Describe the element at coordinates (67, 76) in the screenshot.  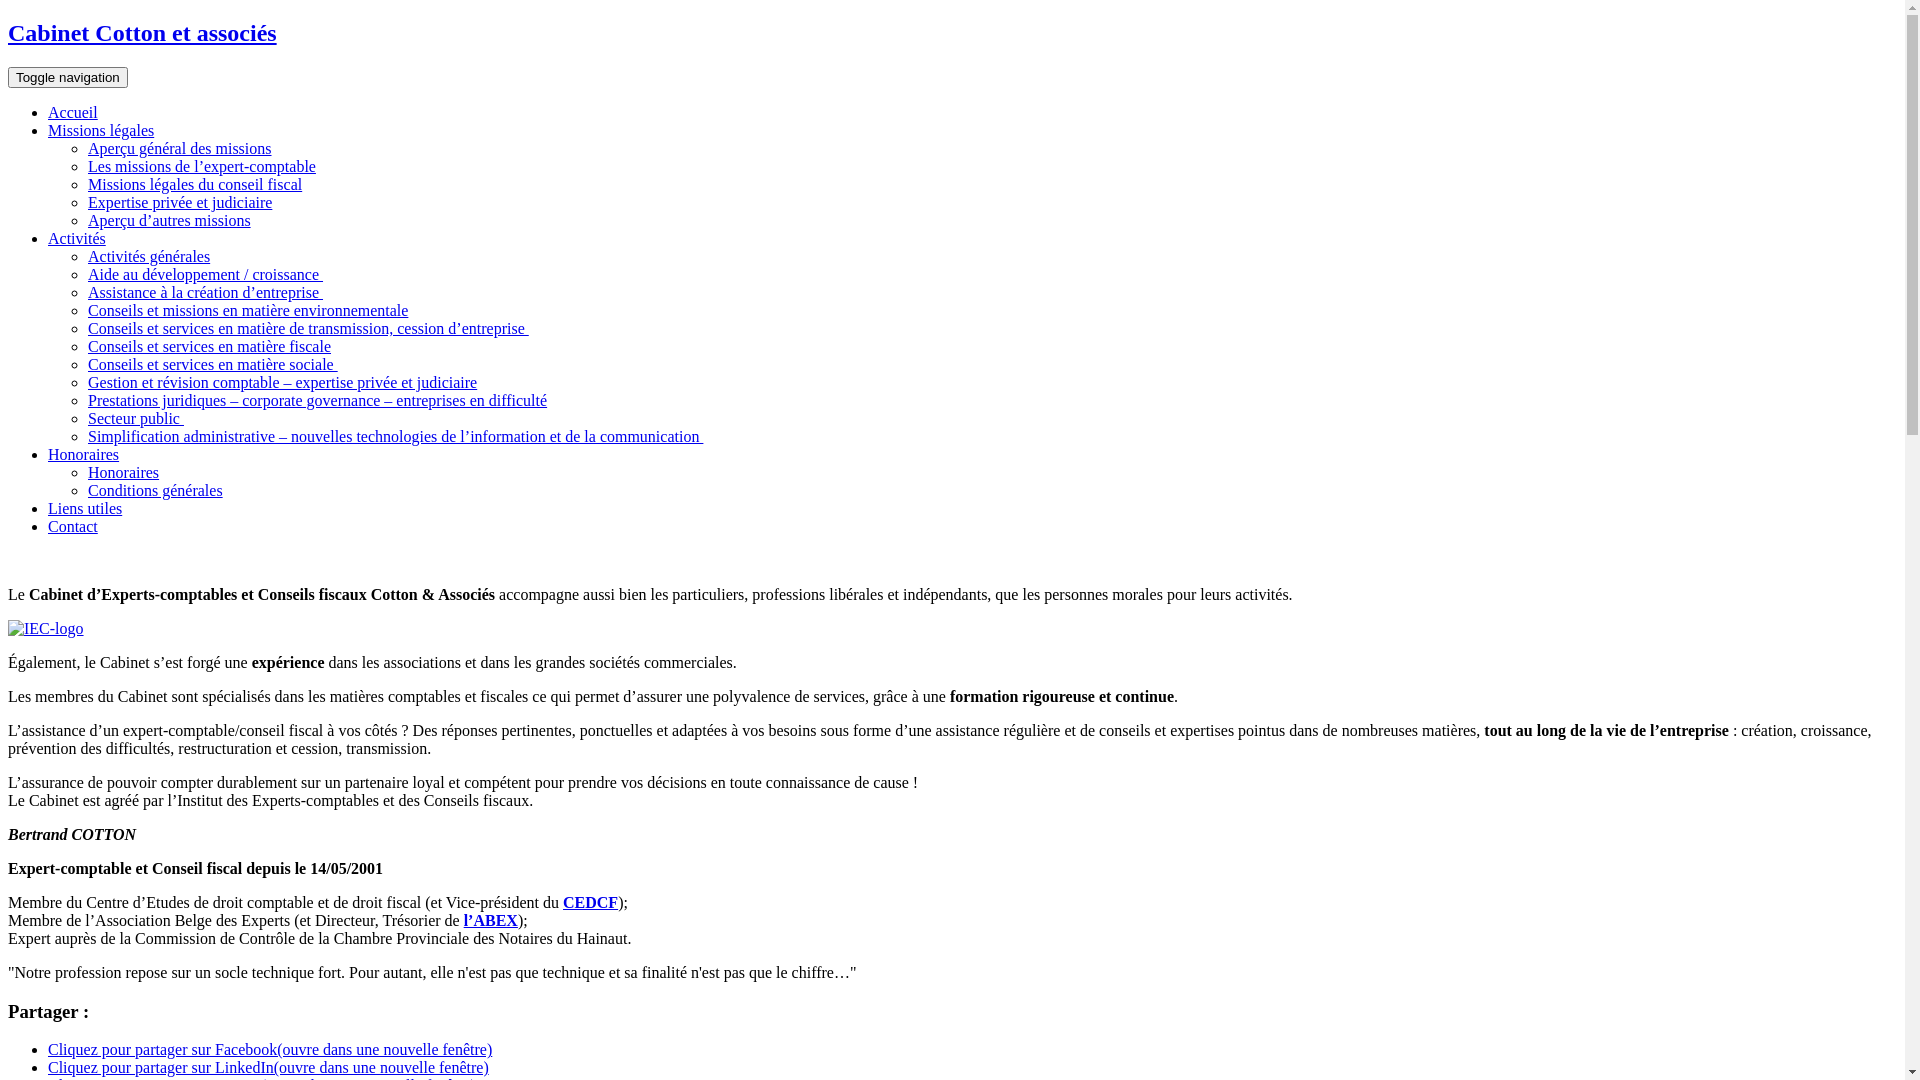
I see `'Toggle navigation'` at that location.